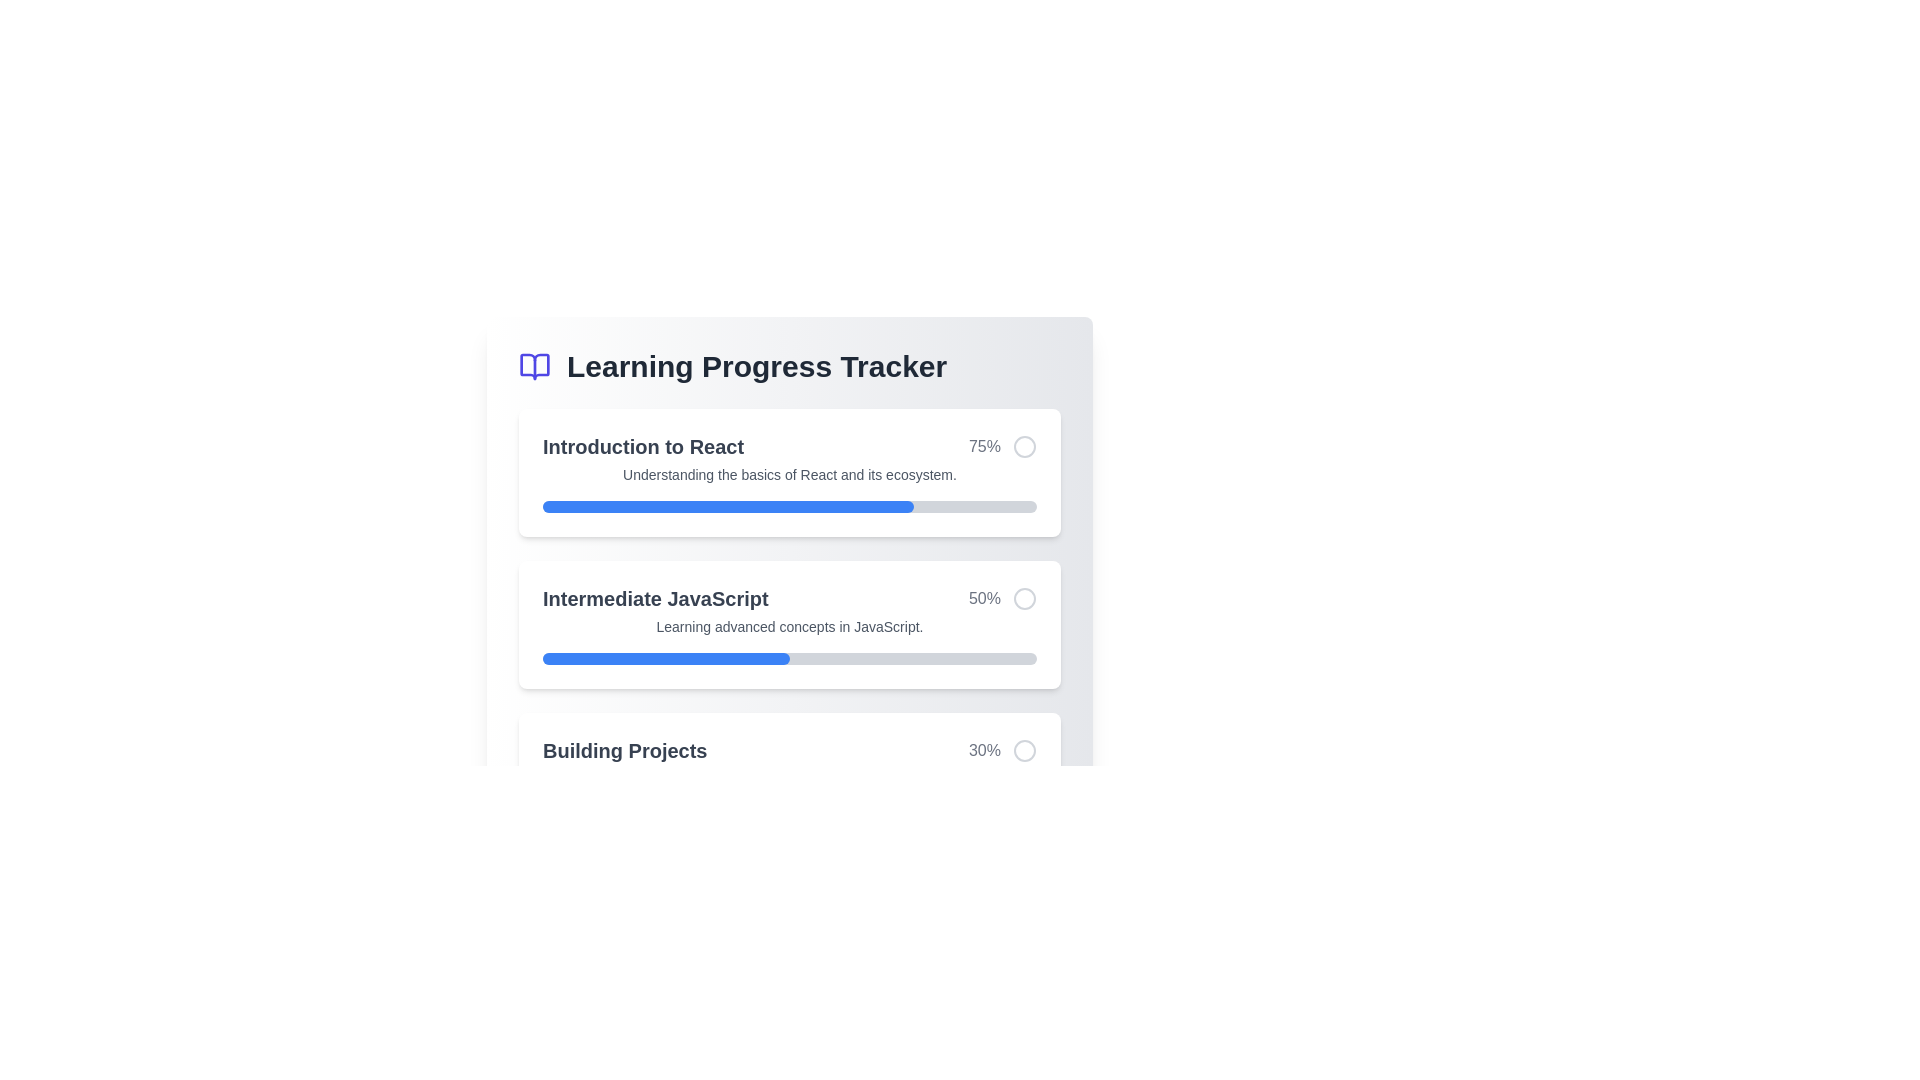 The width and height of the screenshot is (1920, 1080). What do you see at coordinates (727, 505) in the screenshot?
I see `the blue filled segment of the progress bar that indicates 75% completion in the 'Introduction to React' section of the Learning Progress Tracker` at bounding box center [727, 505].